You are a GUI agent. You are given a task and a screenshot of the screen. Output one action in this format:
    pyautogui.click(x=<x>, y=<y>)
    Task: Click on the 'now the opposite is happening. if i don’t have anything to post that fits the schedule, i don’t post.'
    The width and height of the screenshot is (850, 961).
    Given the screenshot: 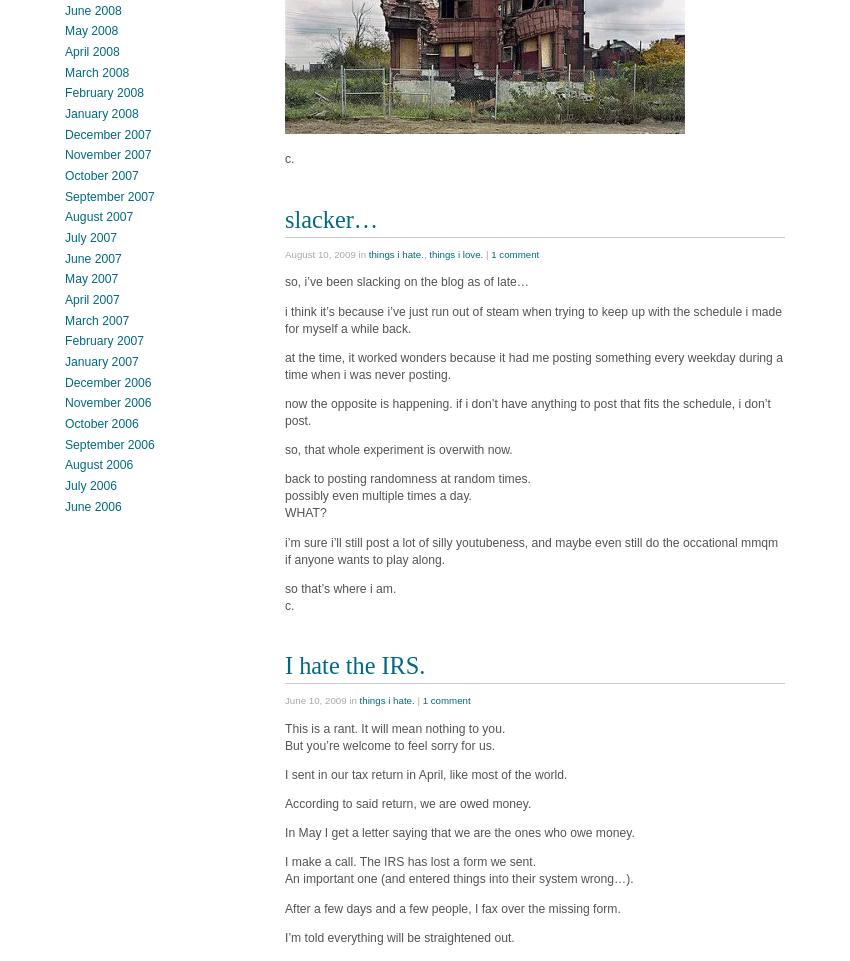 What is the action you would take?
    pyautogui.click(x=526, y=411)
    